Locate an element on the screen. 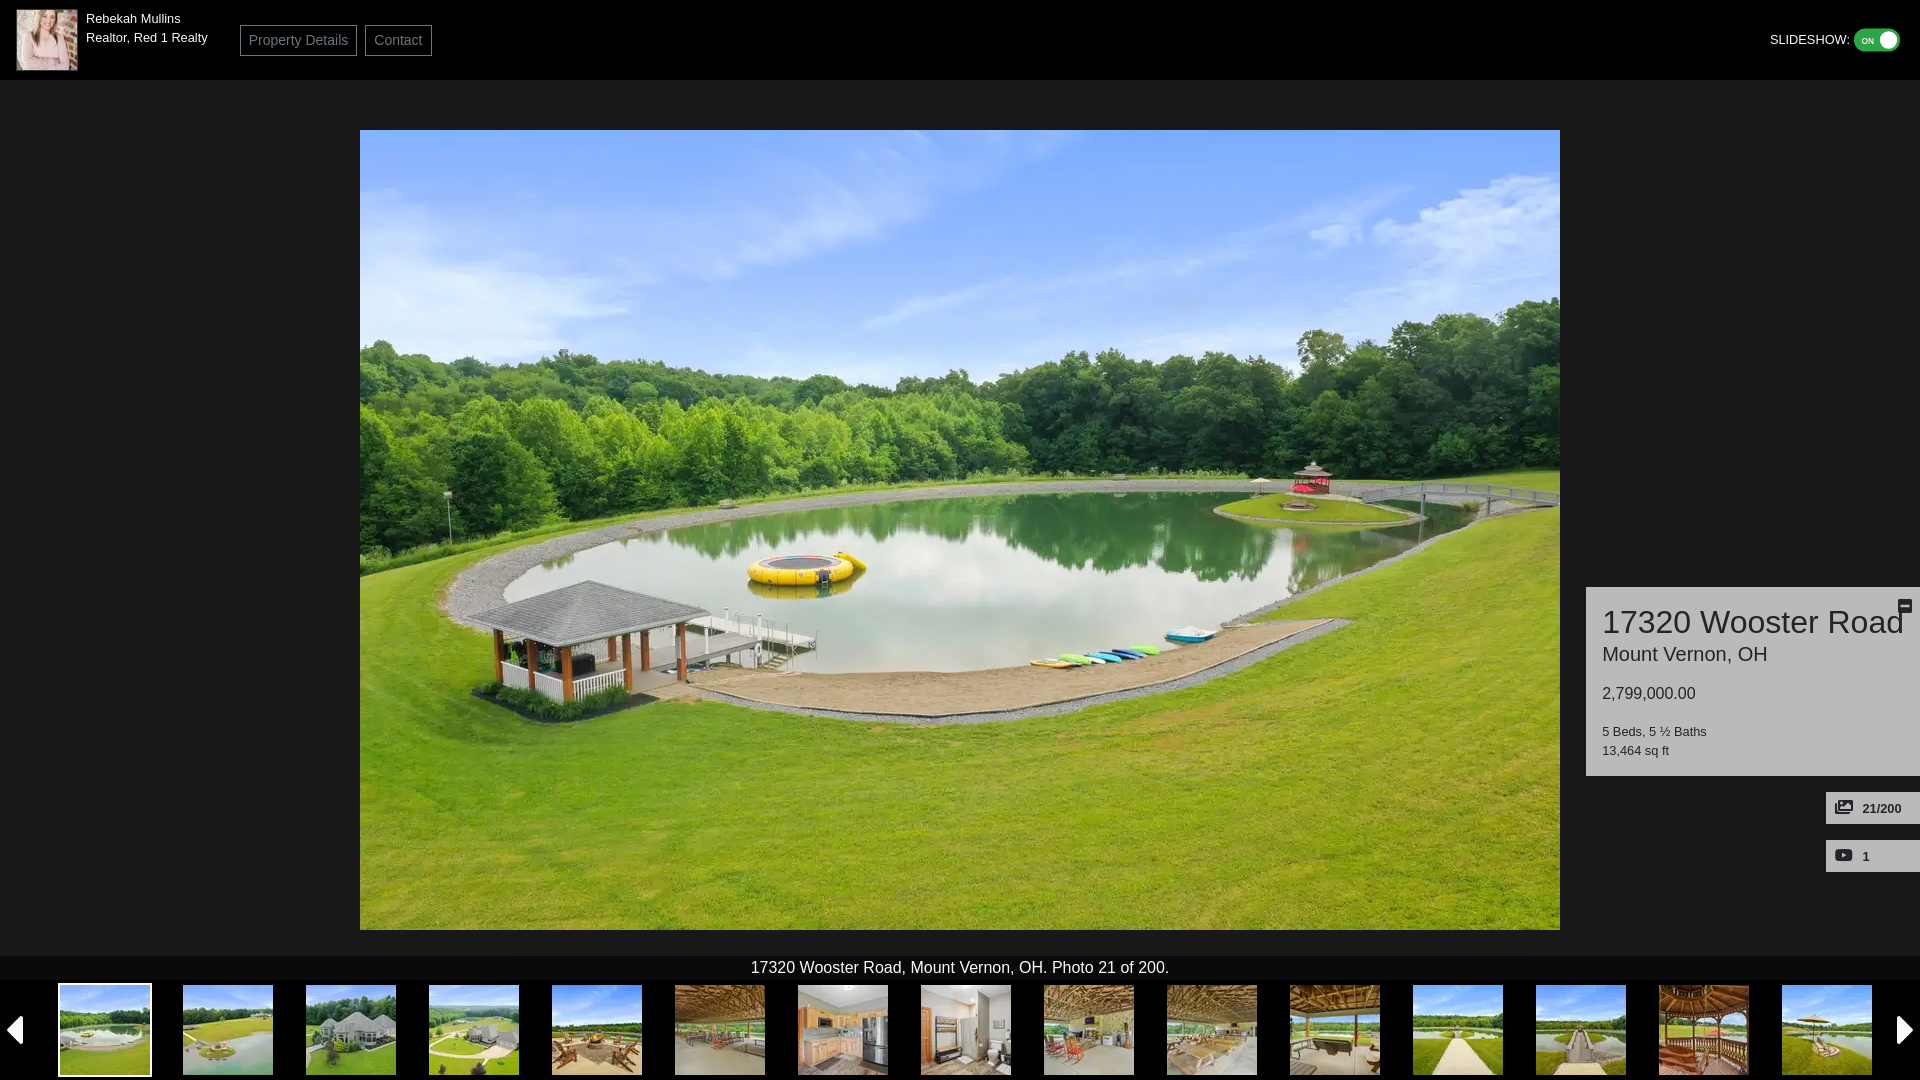 This screenshot has width=1920, height=1080. 'Contact' is located at coordinates (398, 39).